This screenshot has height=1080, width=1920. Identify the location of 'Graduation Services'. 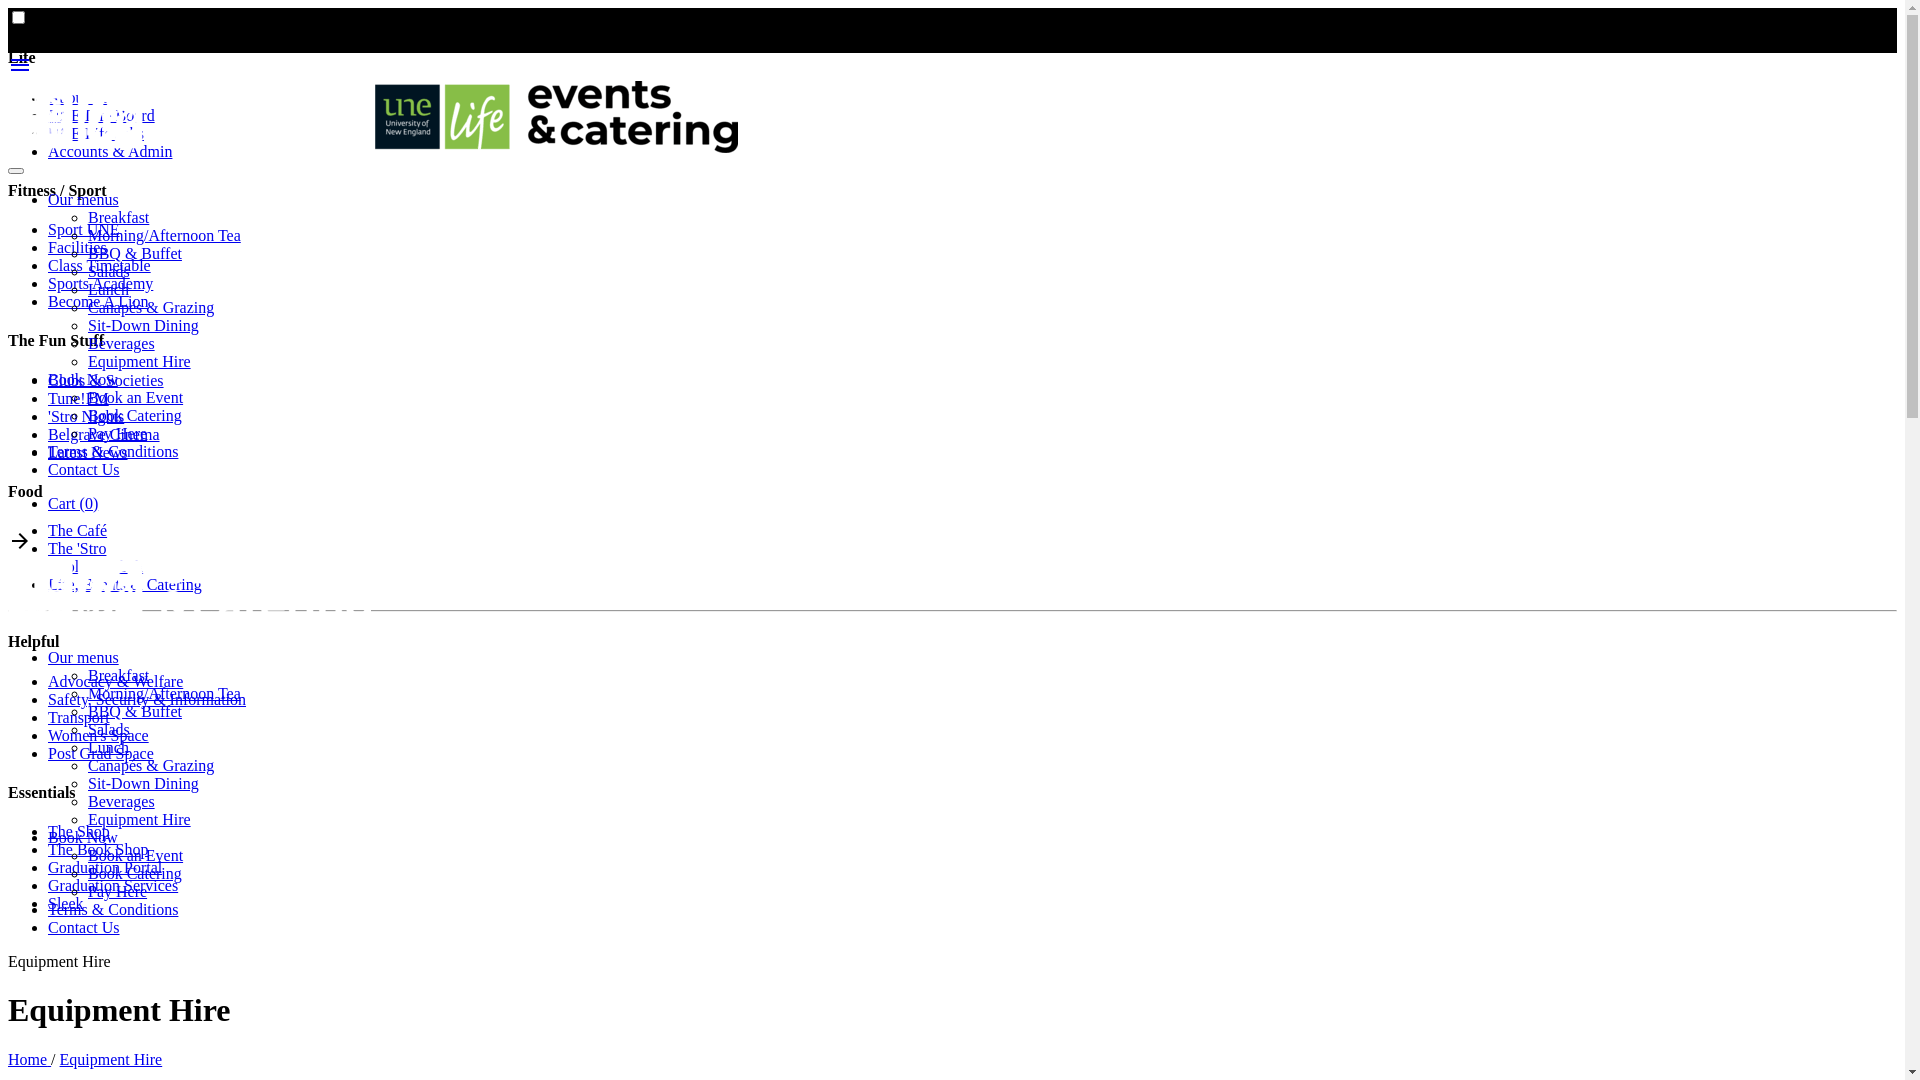
(112, 884).